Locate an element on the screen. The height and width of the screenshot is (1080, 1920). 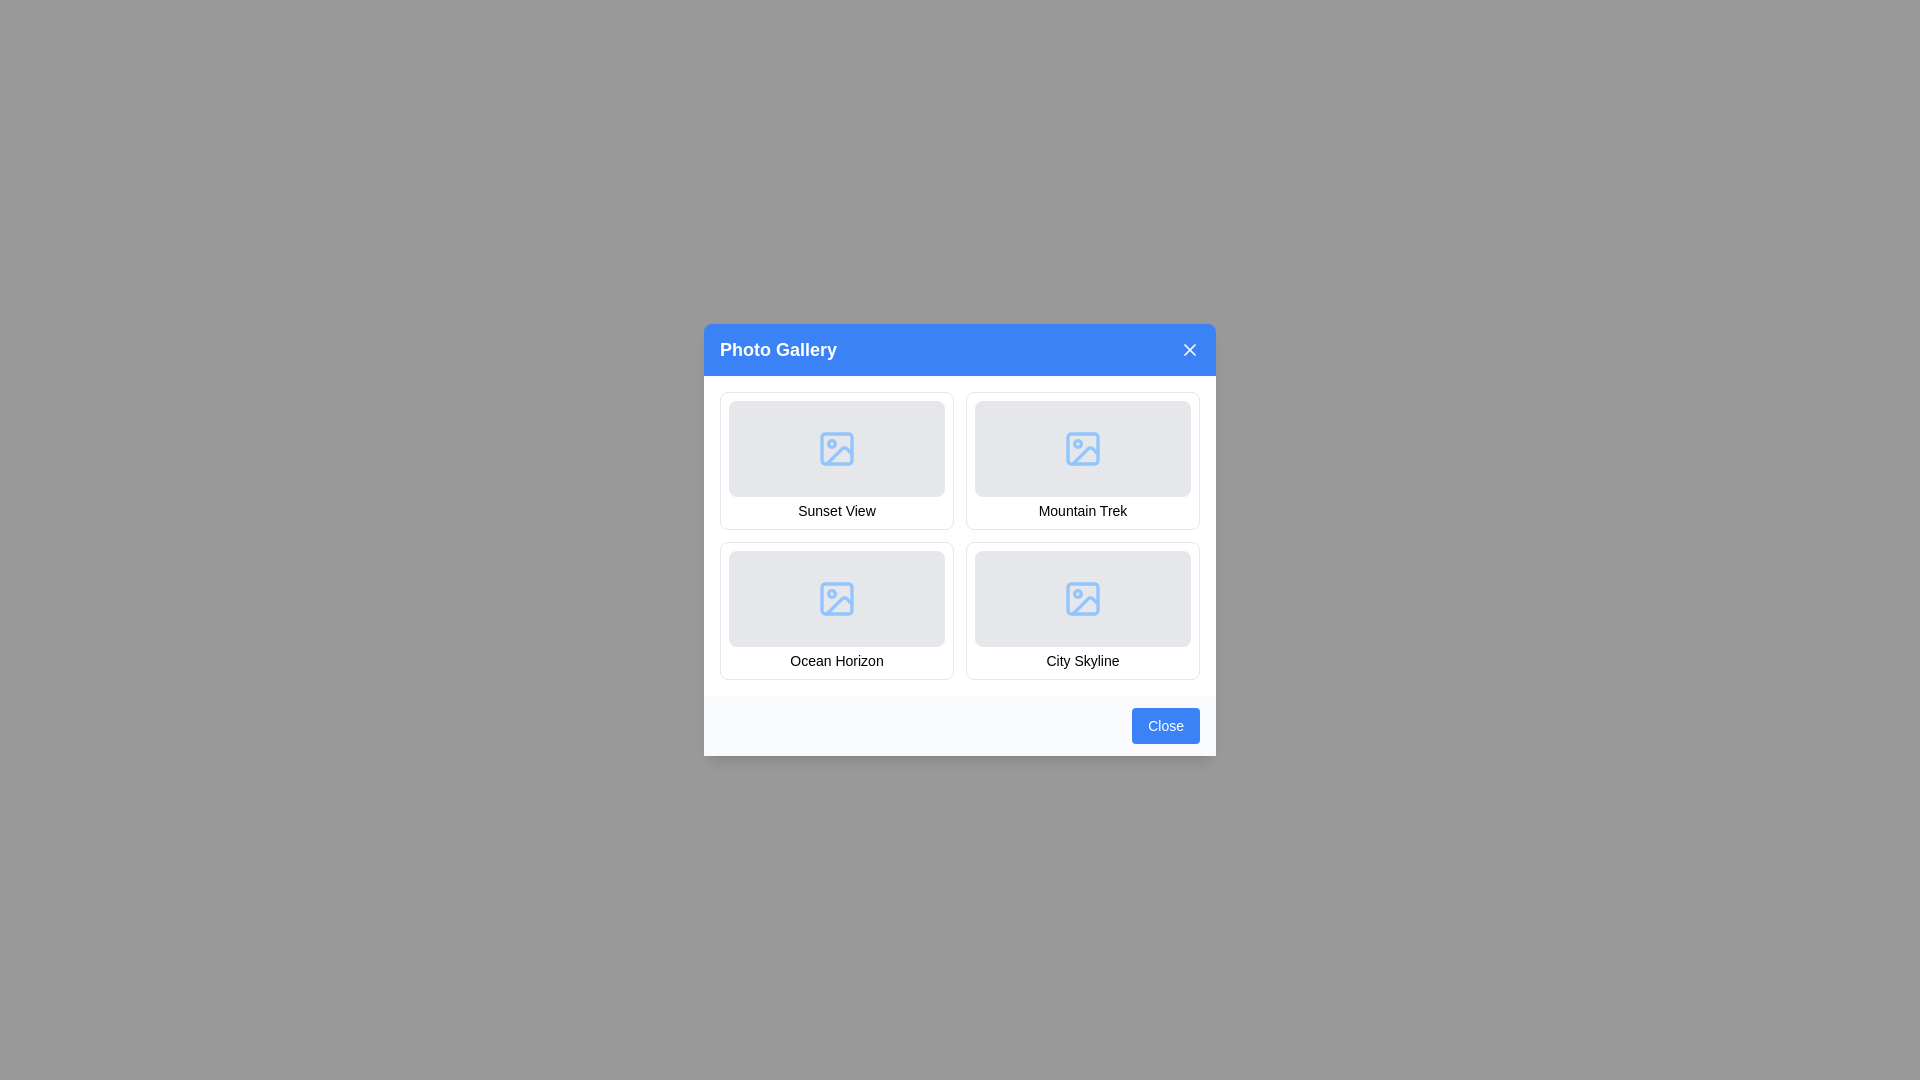
the close icon located at the top-right corner of the 'Photo Gallery' modal is located at coordinates (1190, 349).